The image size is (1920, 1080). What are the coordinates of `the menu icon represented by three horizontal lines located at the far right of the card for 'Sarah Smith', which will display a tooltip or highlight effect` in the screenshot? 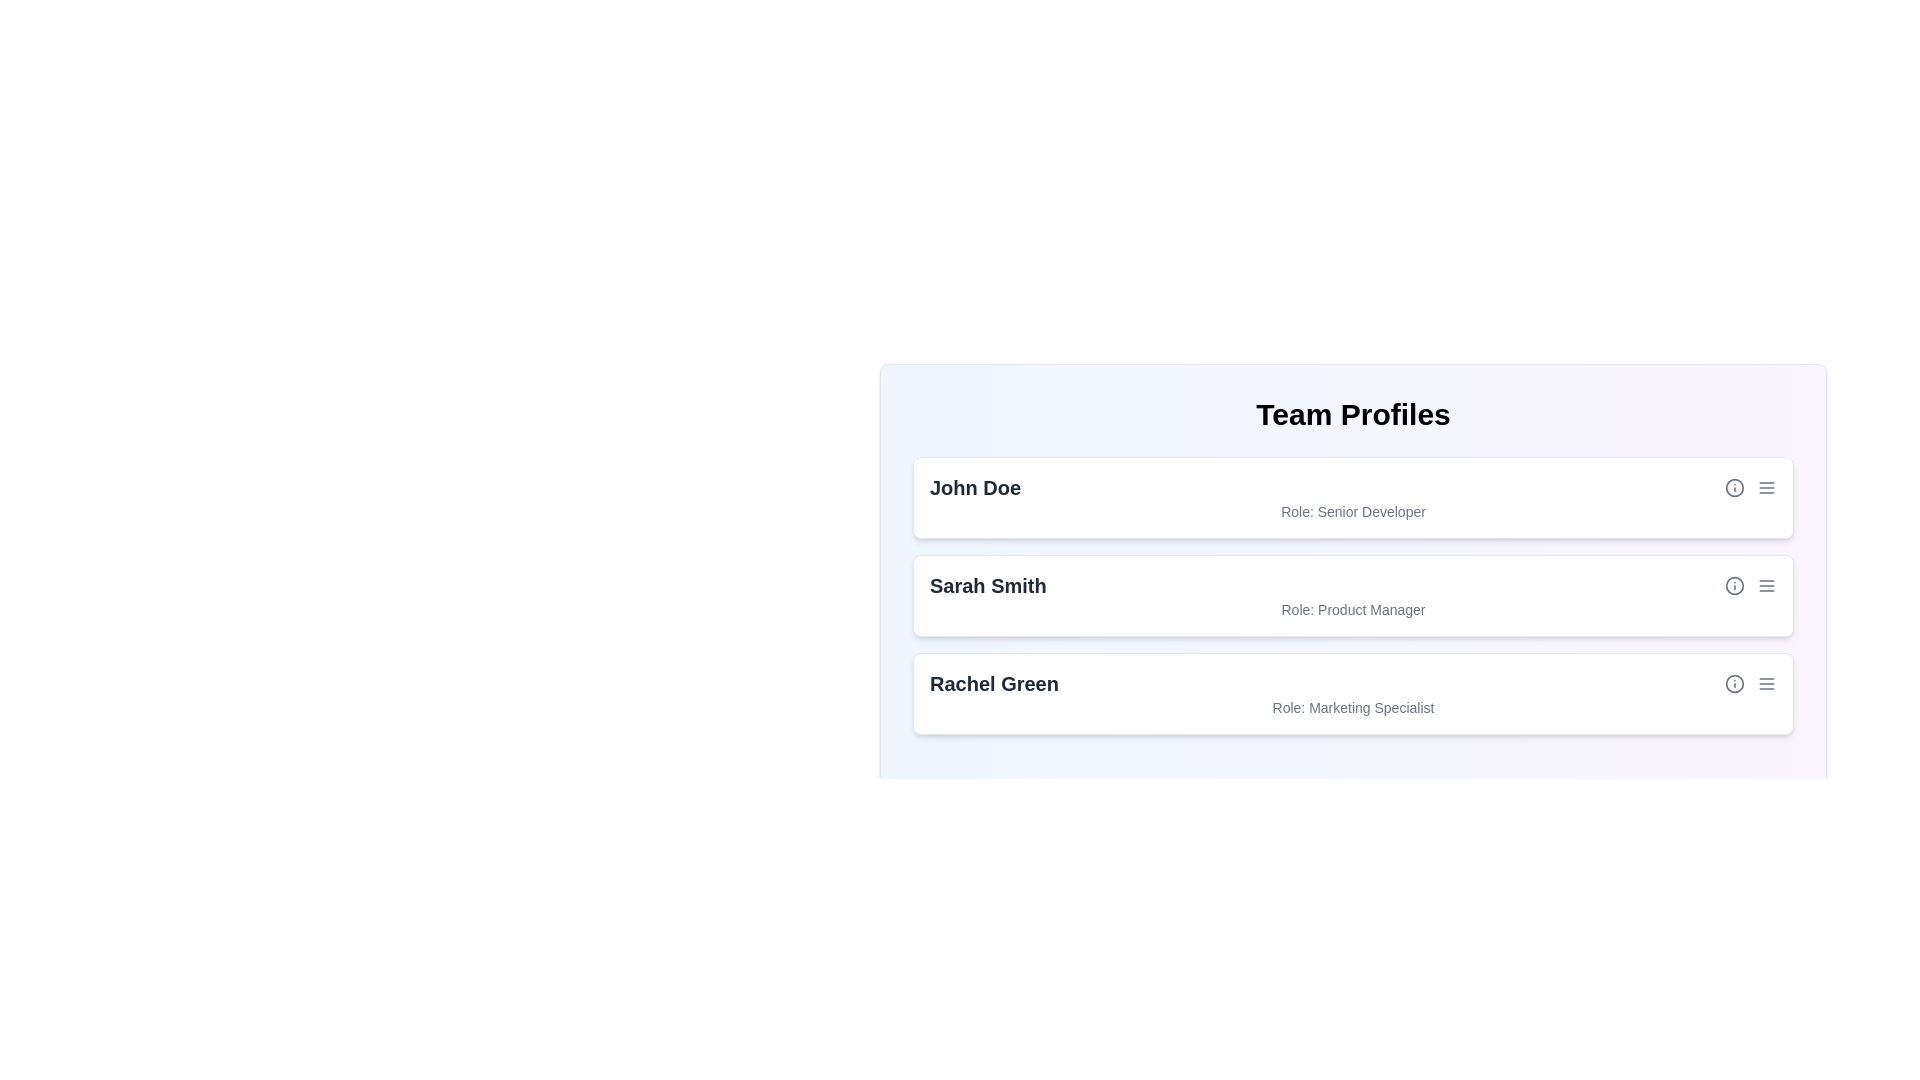 It's located at (1766, 585).